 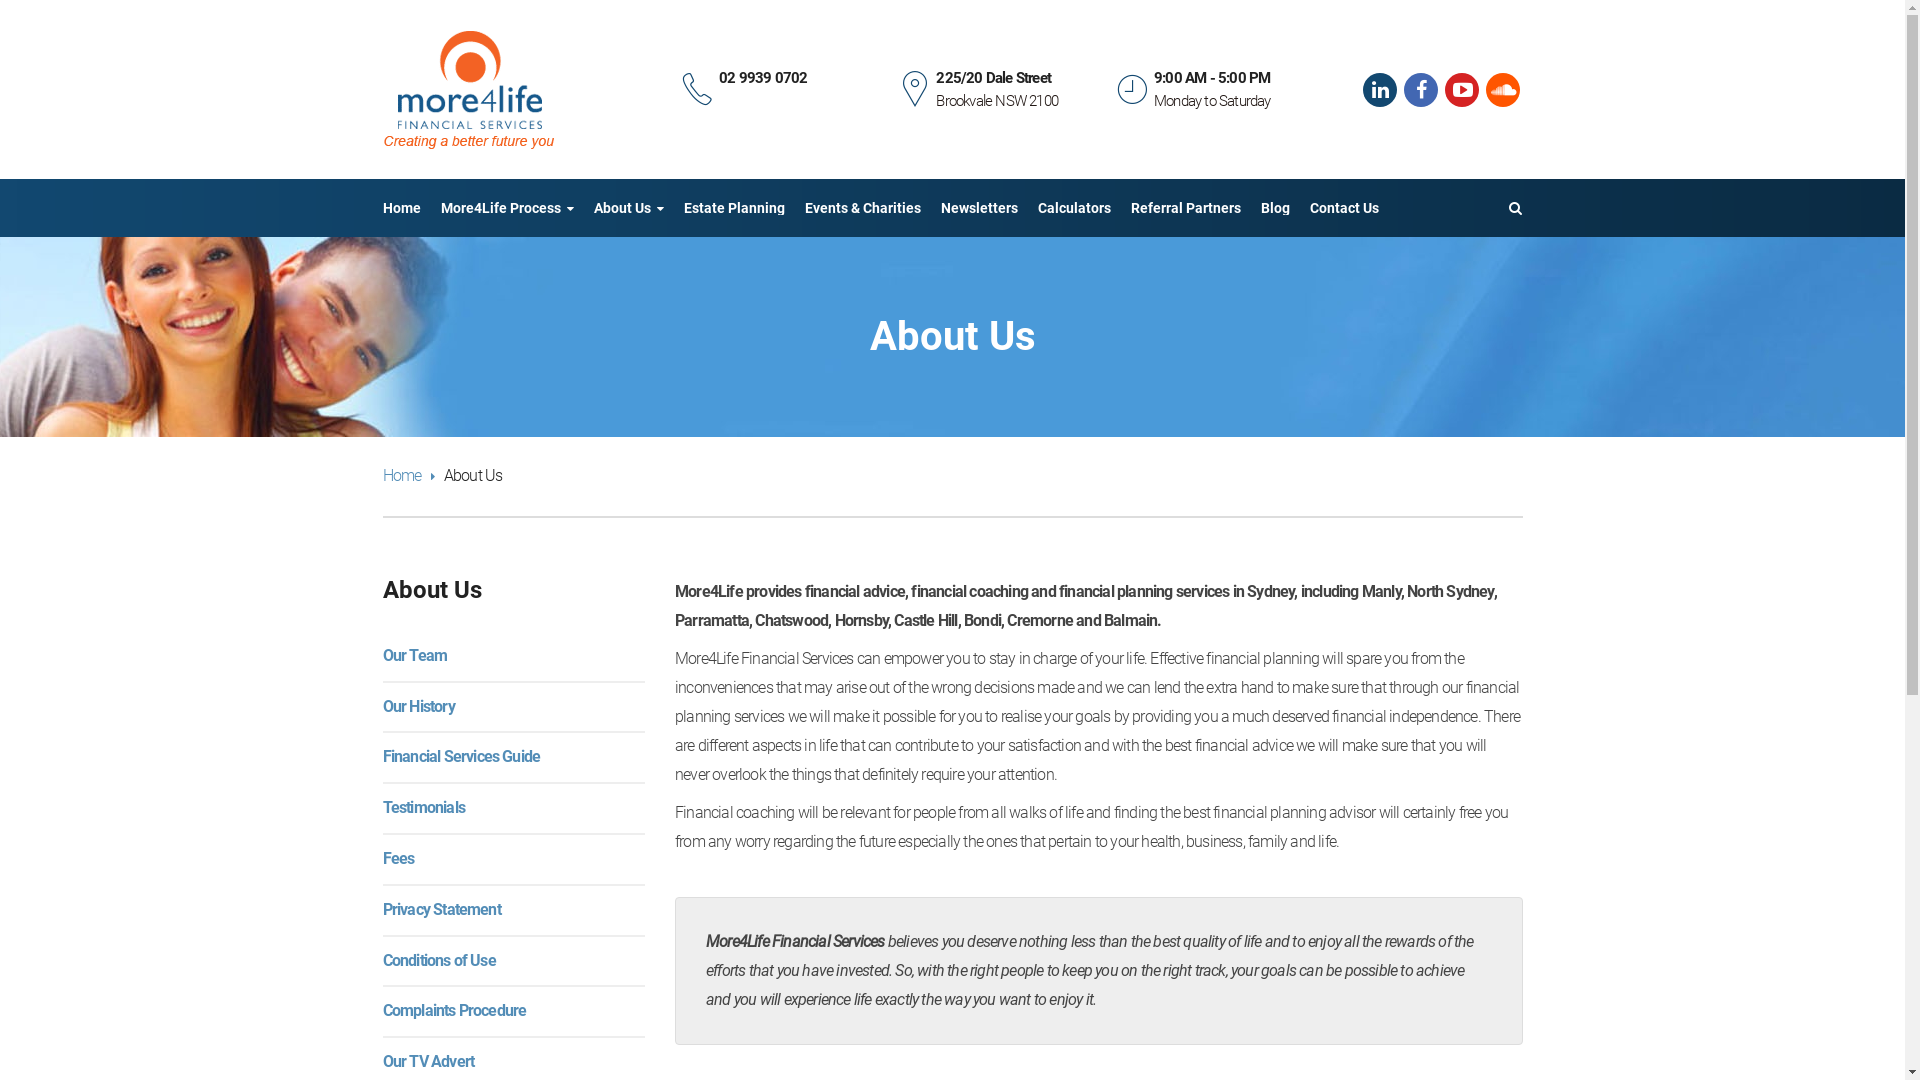 What do you see at coordinates (421, 806) in the screenshot?
I see `'Testimonials'` at bounding box center [421, 806].